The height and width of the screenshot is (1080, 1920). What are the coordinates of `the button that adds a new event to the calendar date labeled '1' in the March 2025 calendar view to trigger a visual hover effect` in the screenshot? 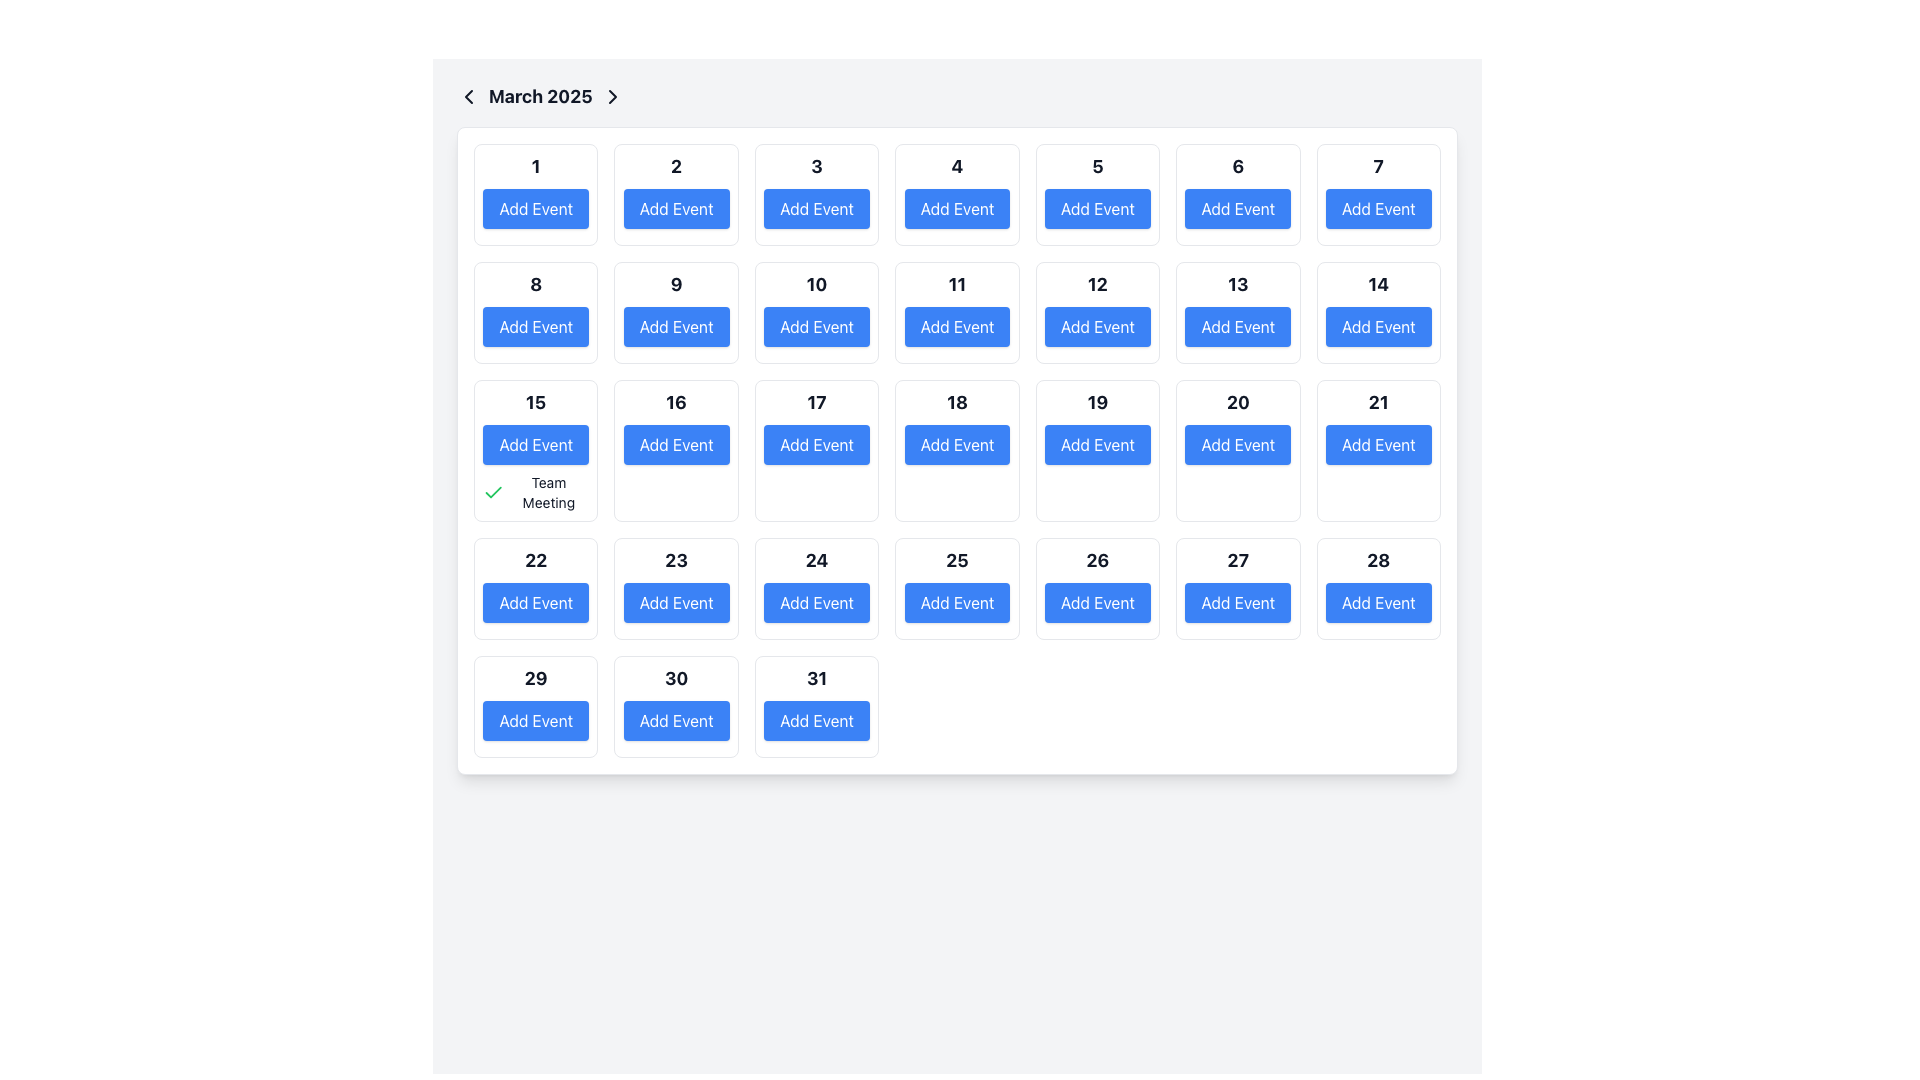 It's located at (536, 208).